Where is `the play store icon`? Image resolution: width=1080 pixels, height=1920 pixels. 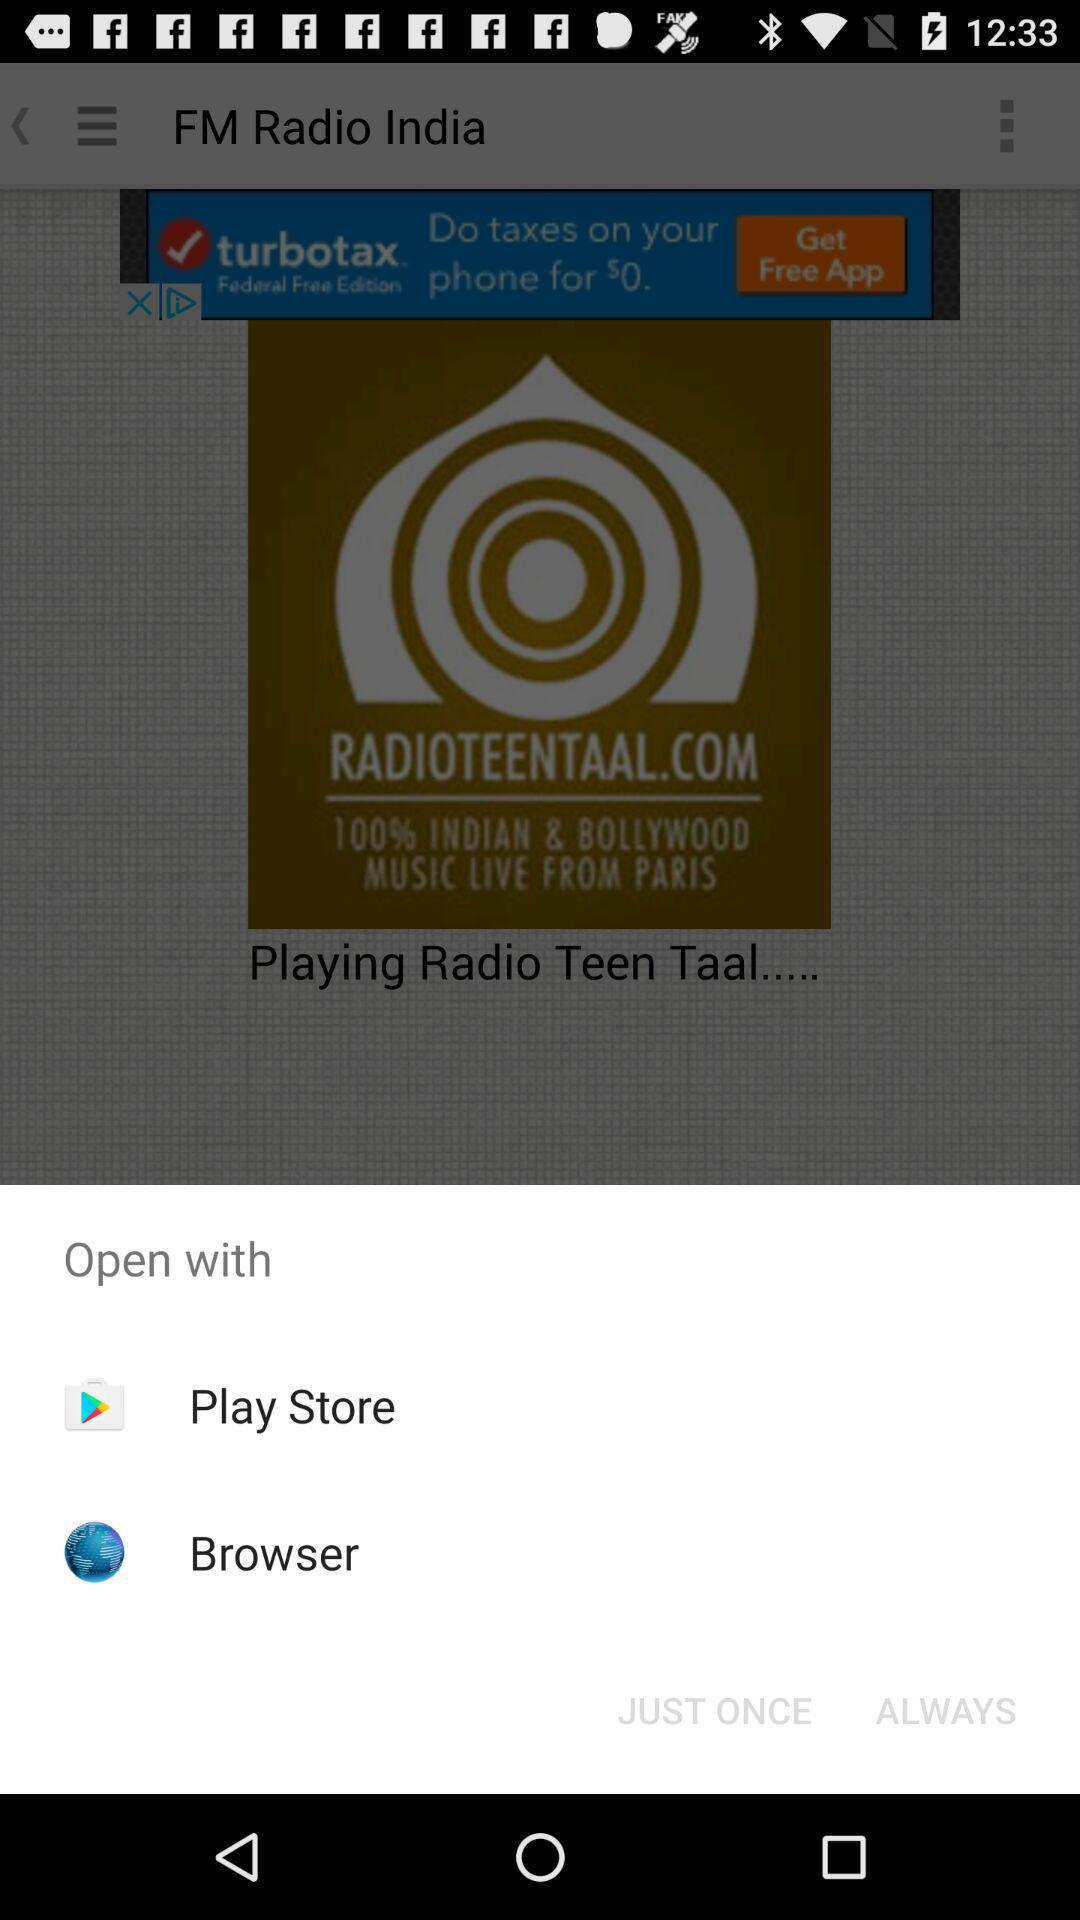
the play store icon is located at coordinates (292, 1404).